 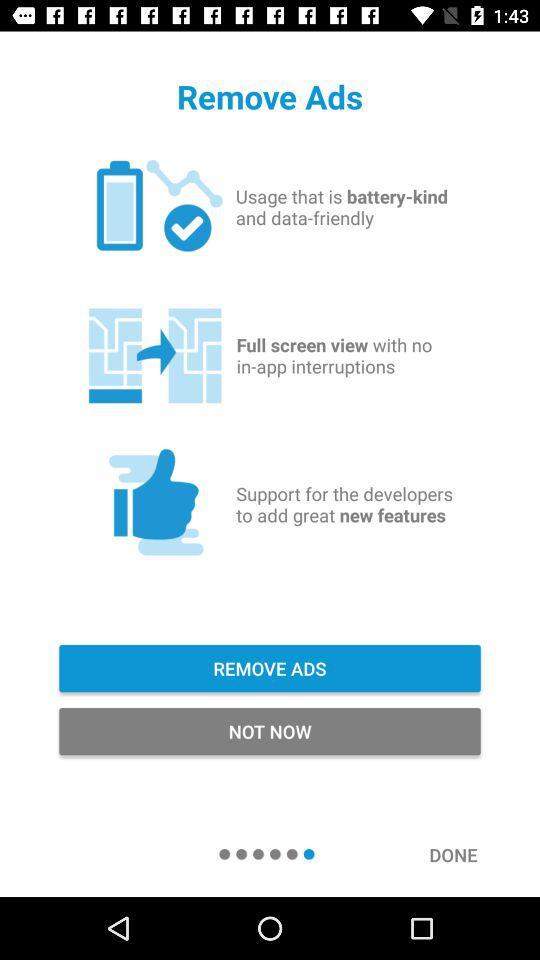 I want to click on item above done item, so click(x=270, y=730).